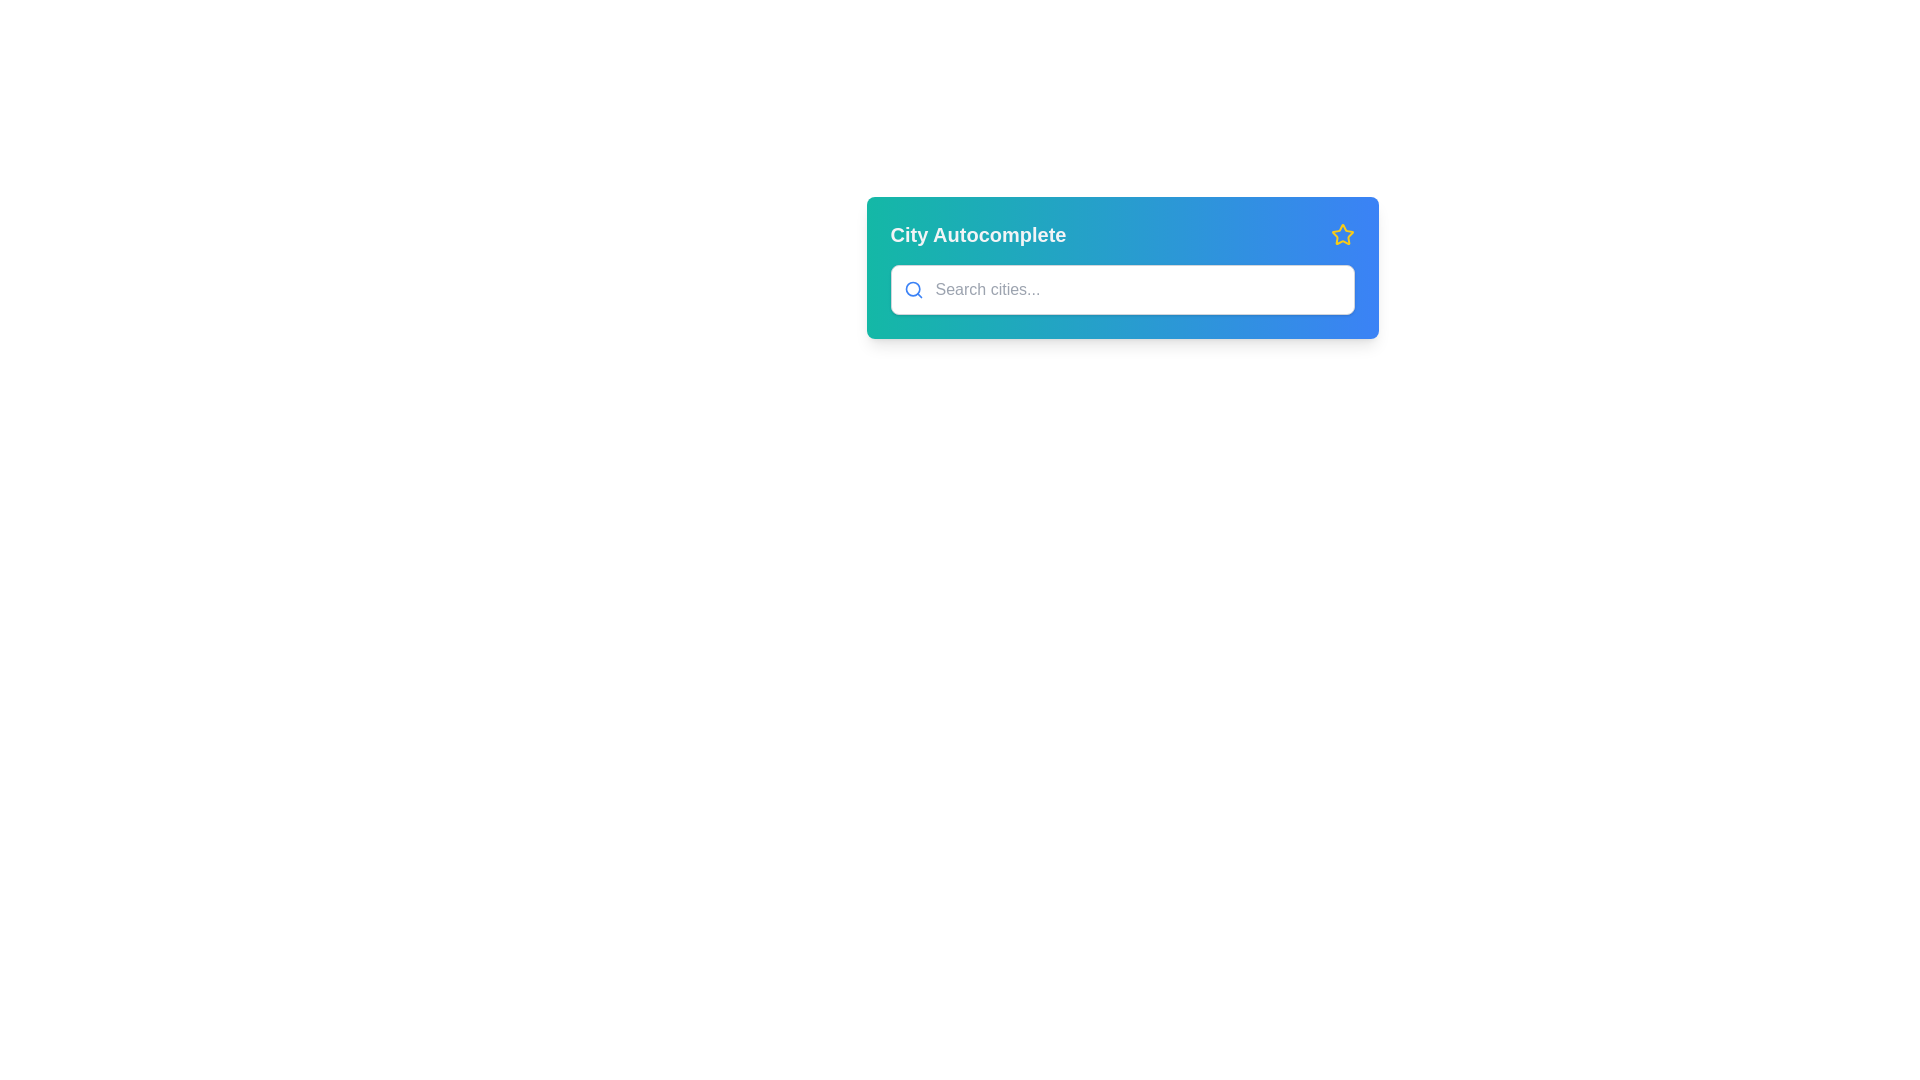 The width and height of the screenshot is (1920, 1080). I want to click on the blue magnifying glass icon, so click(912, 289).